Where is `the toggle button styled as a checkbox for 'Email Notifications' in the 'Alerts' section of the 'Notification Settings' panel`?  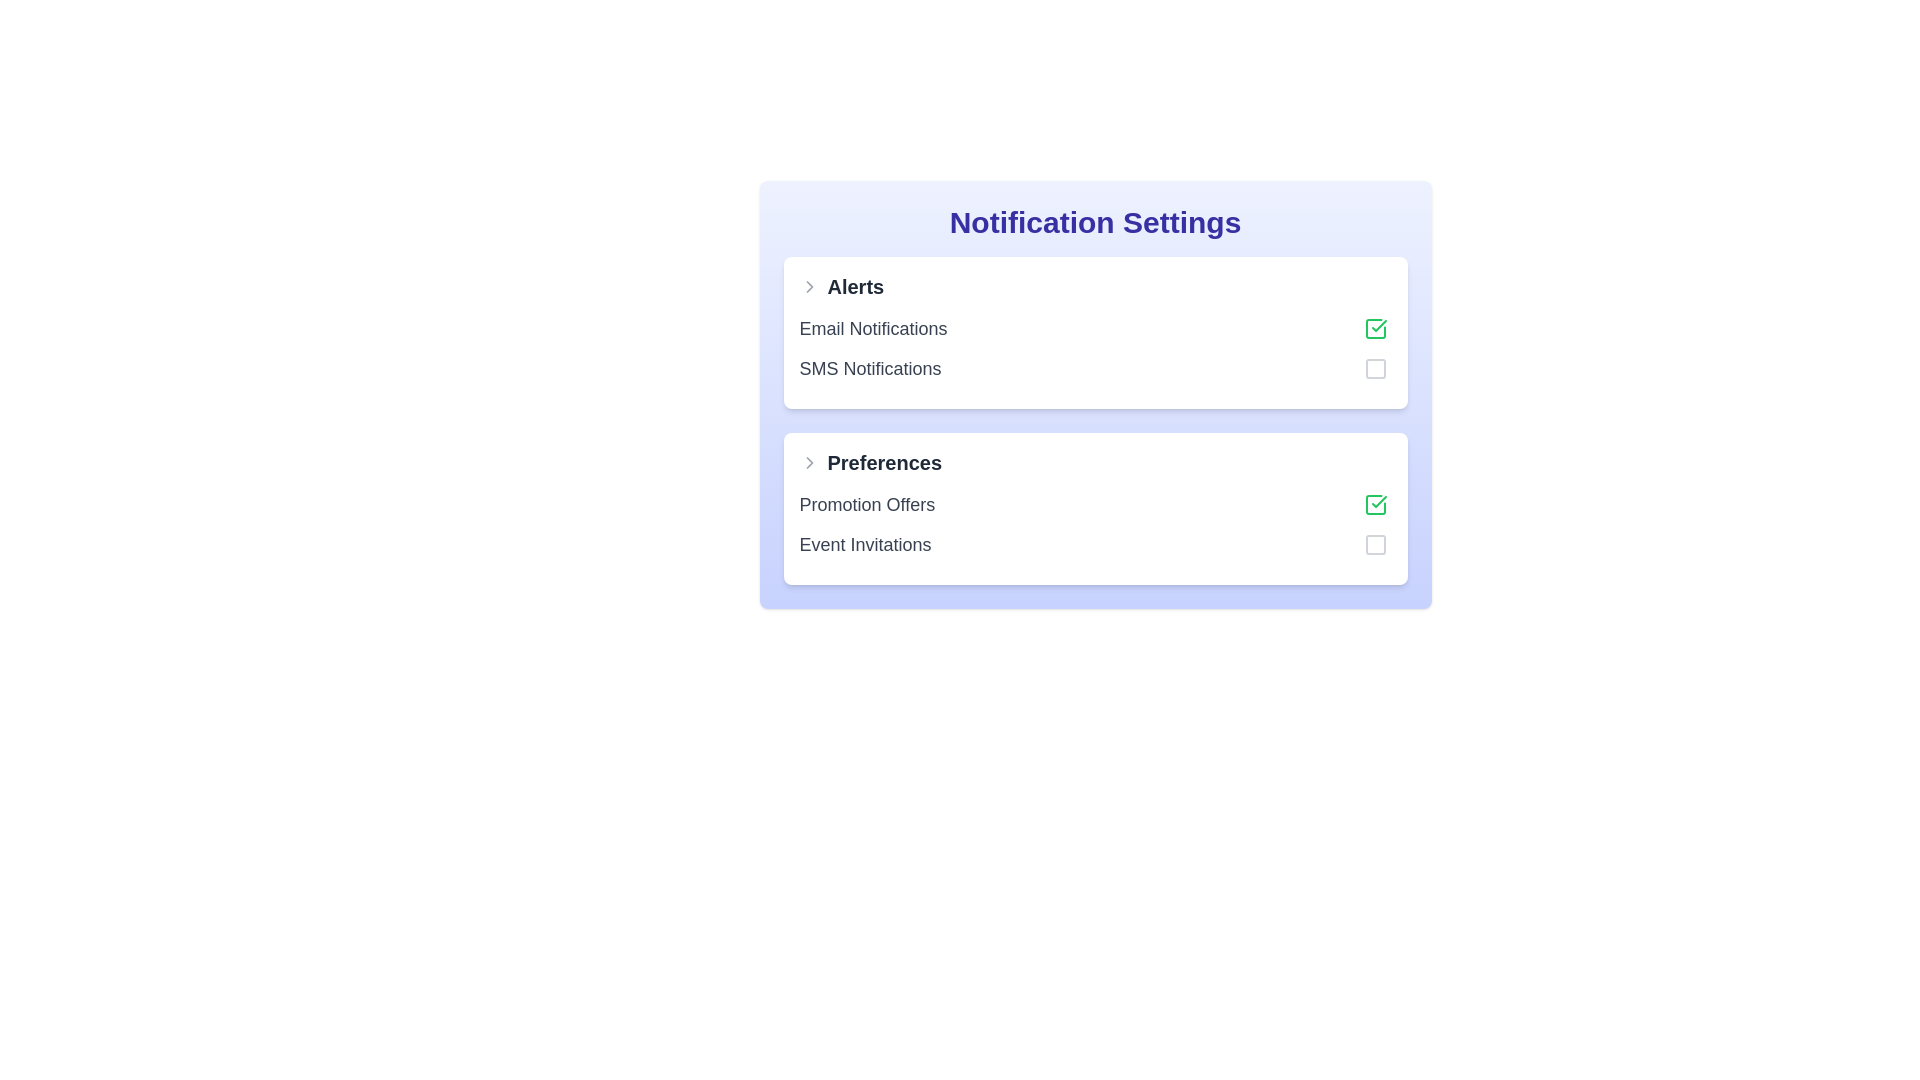
the toggle button styled as a checkbox for 'Email Notifications' in the 'Alerts' section of the 'Notification Settings' panel is located at coordinates (1374, 327).